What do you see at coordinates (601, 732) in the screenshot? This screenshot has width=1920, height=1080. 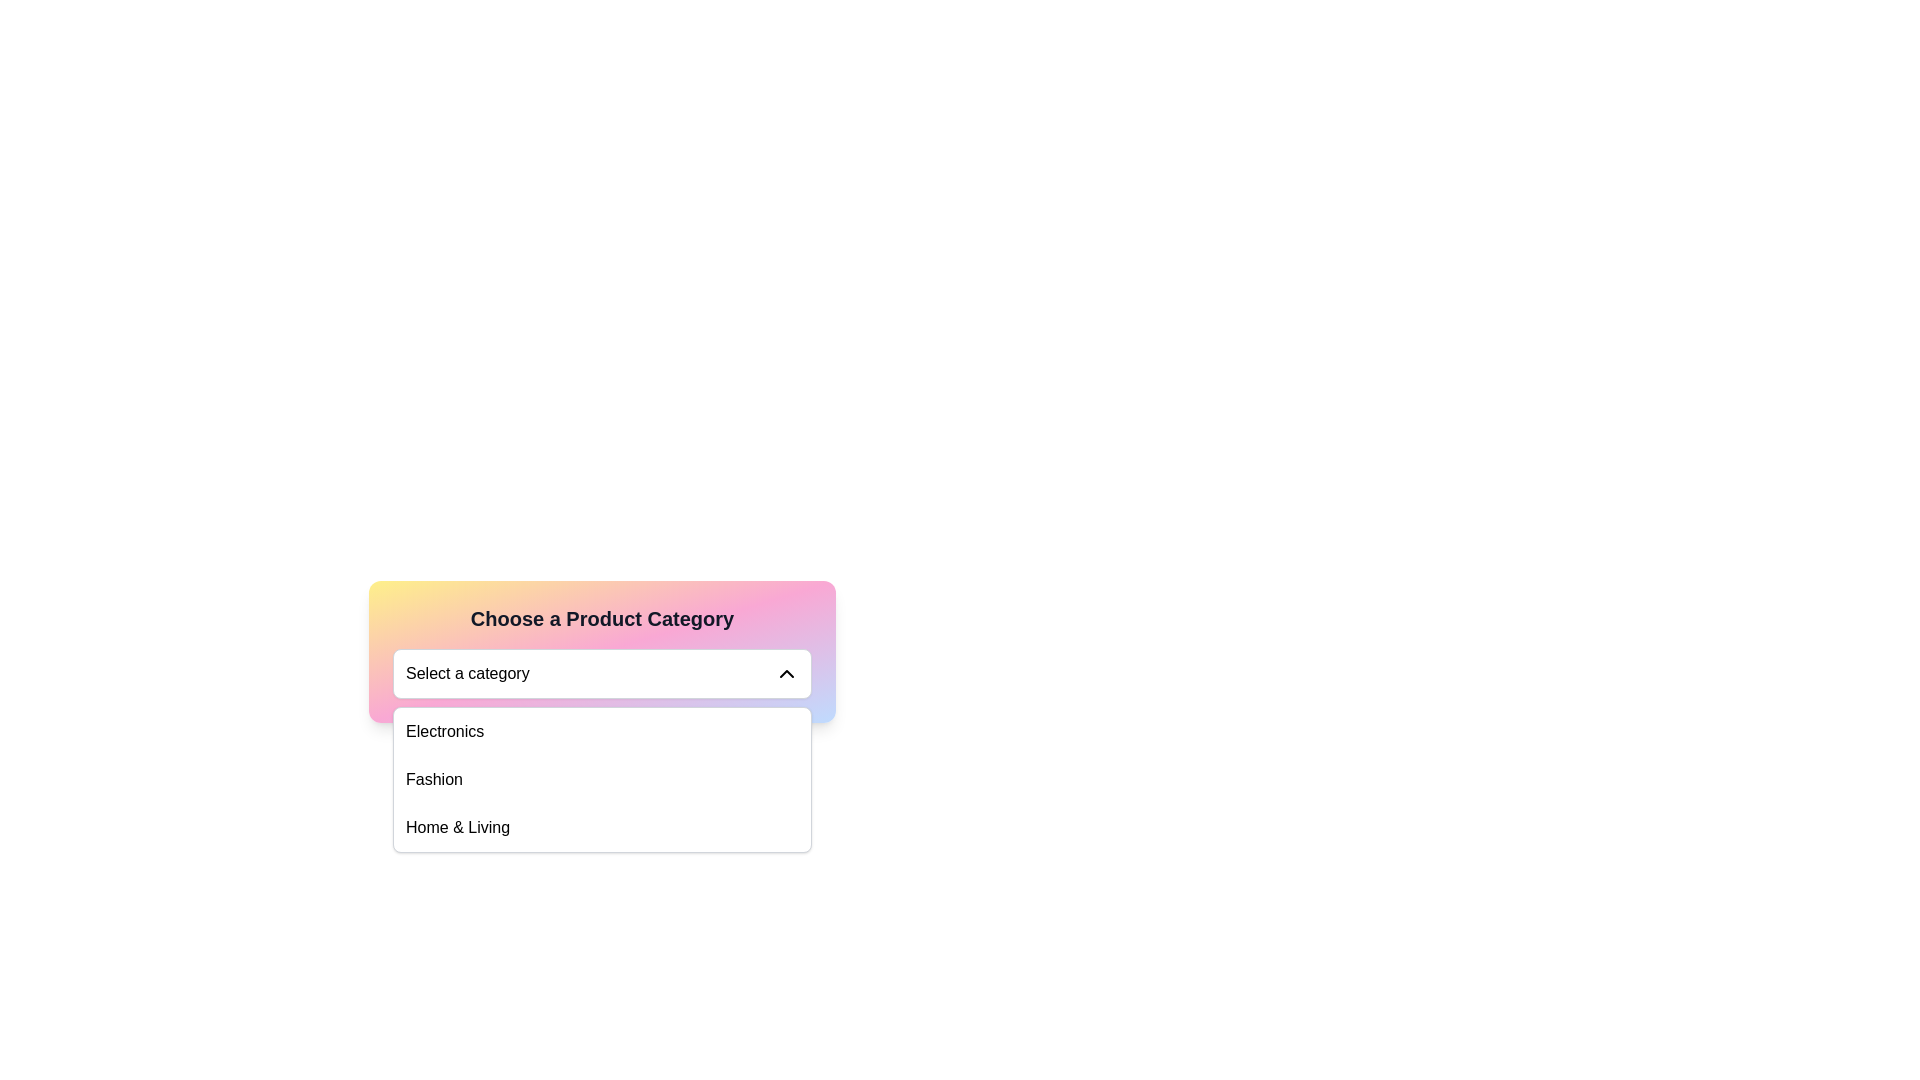 I see `the 'Electronics' dropdown menu item, the first entry in the vertical list located below the 'Select a category' field` at bounding box center [601, 732].